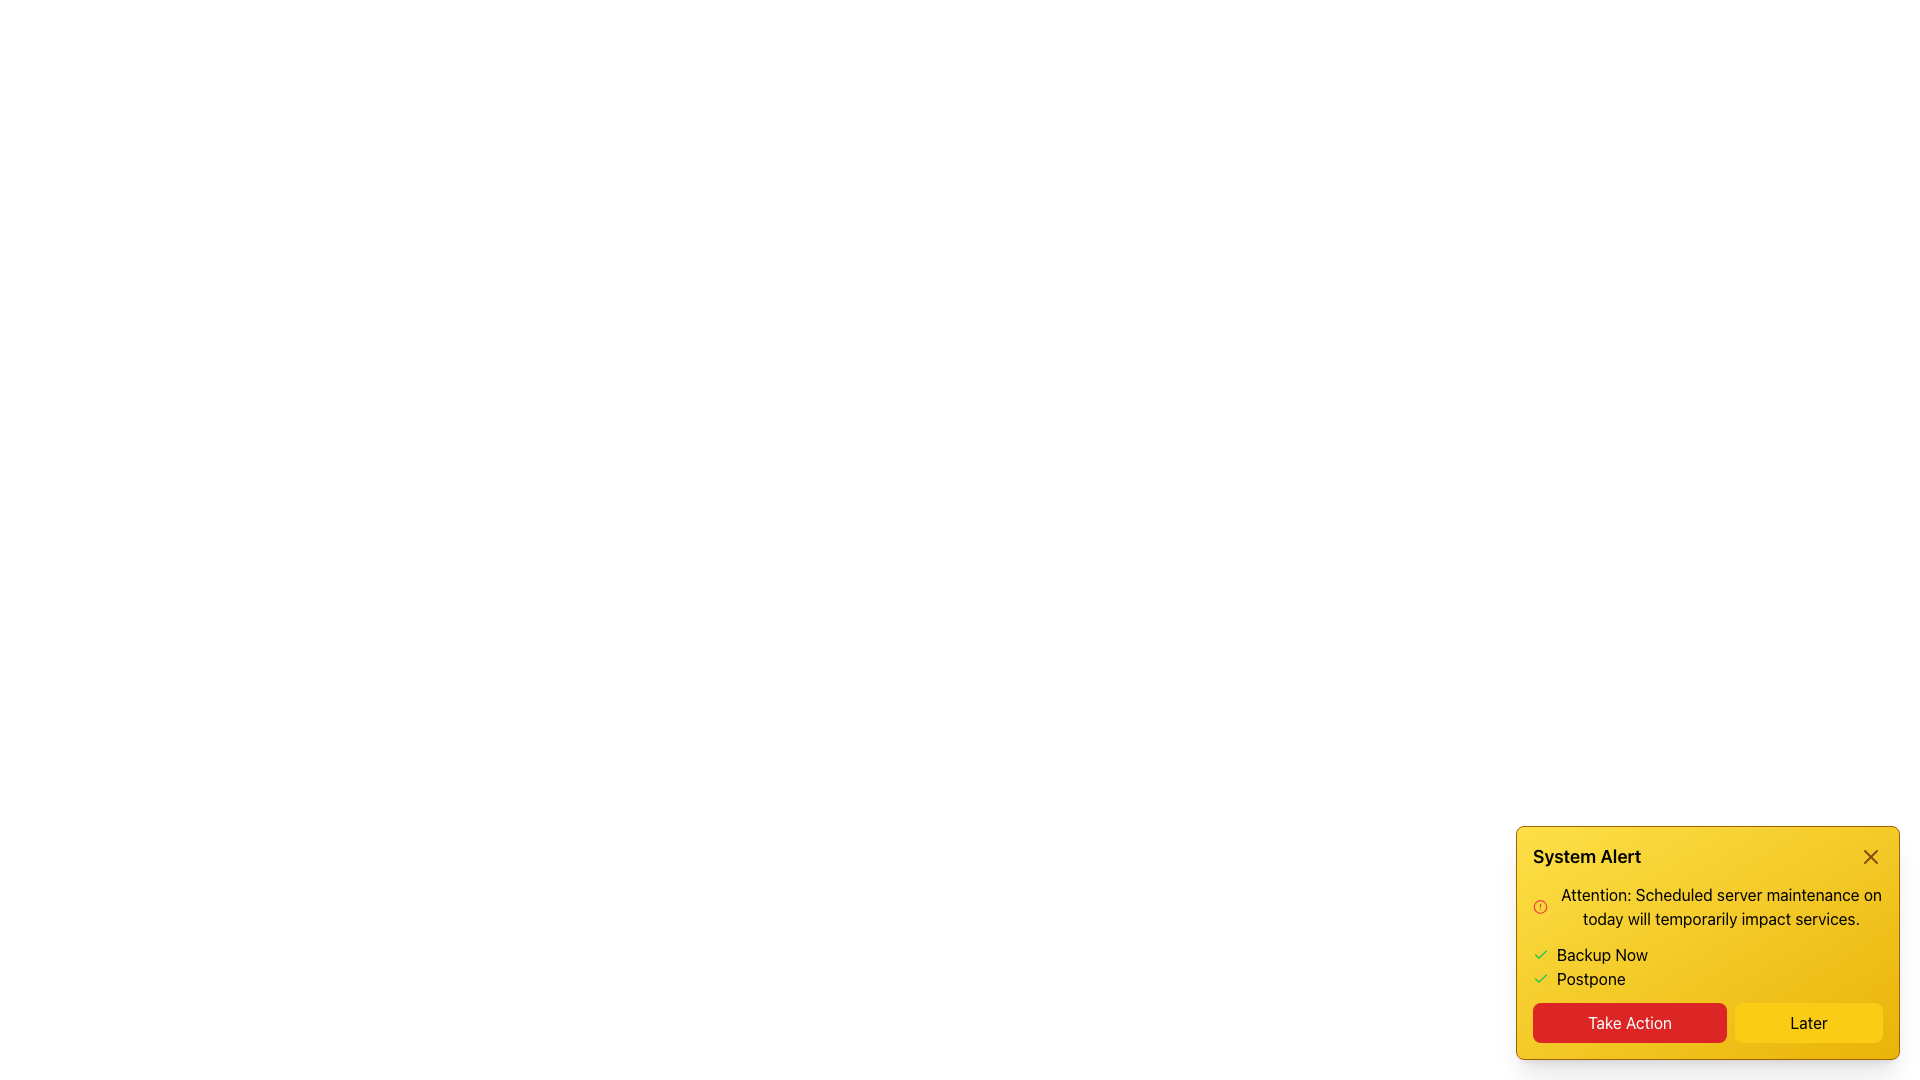 This screenshot has height=1080, width=1920. What do you see at coordinates (1586, 855) in the screenshot?
I see `the Text Label at the top-left corner of the notification box, which summarizes the context of the alert information` at bounding box center [1586, 855].